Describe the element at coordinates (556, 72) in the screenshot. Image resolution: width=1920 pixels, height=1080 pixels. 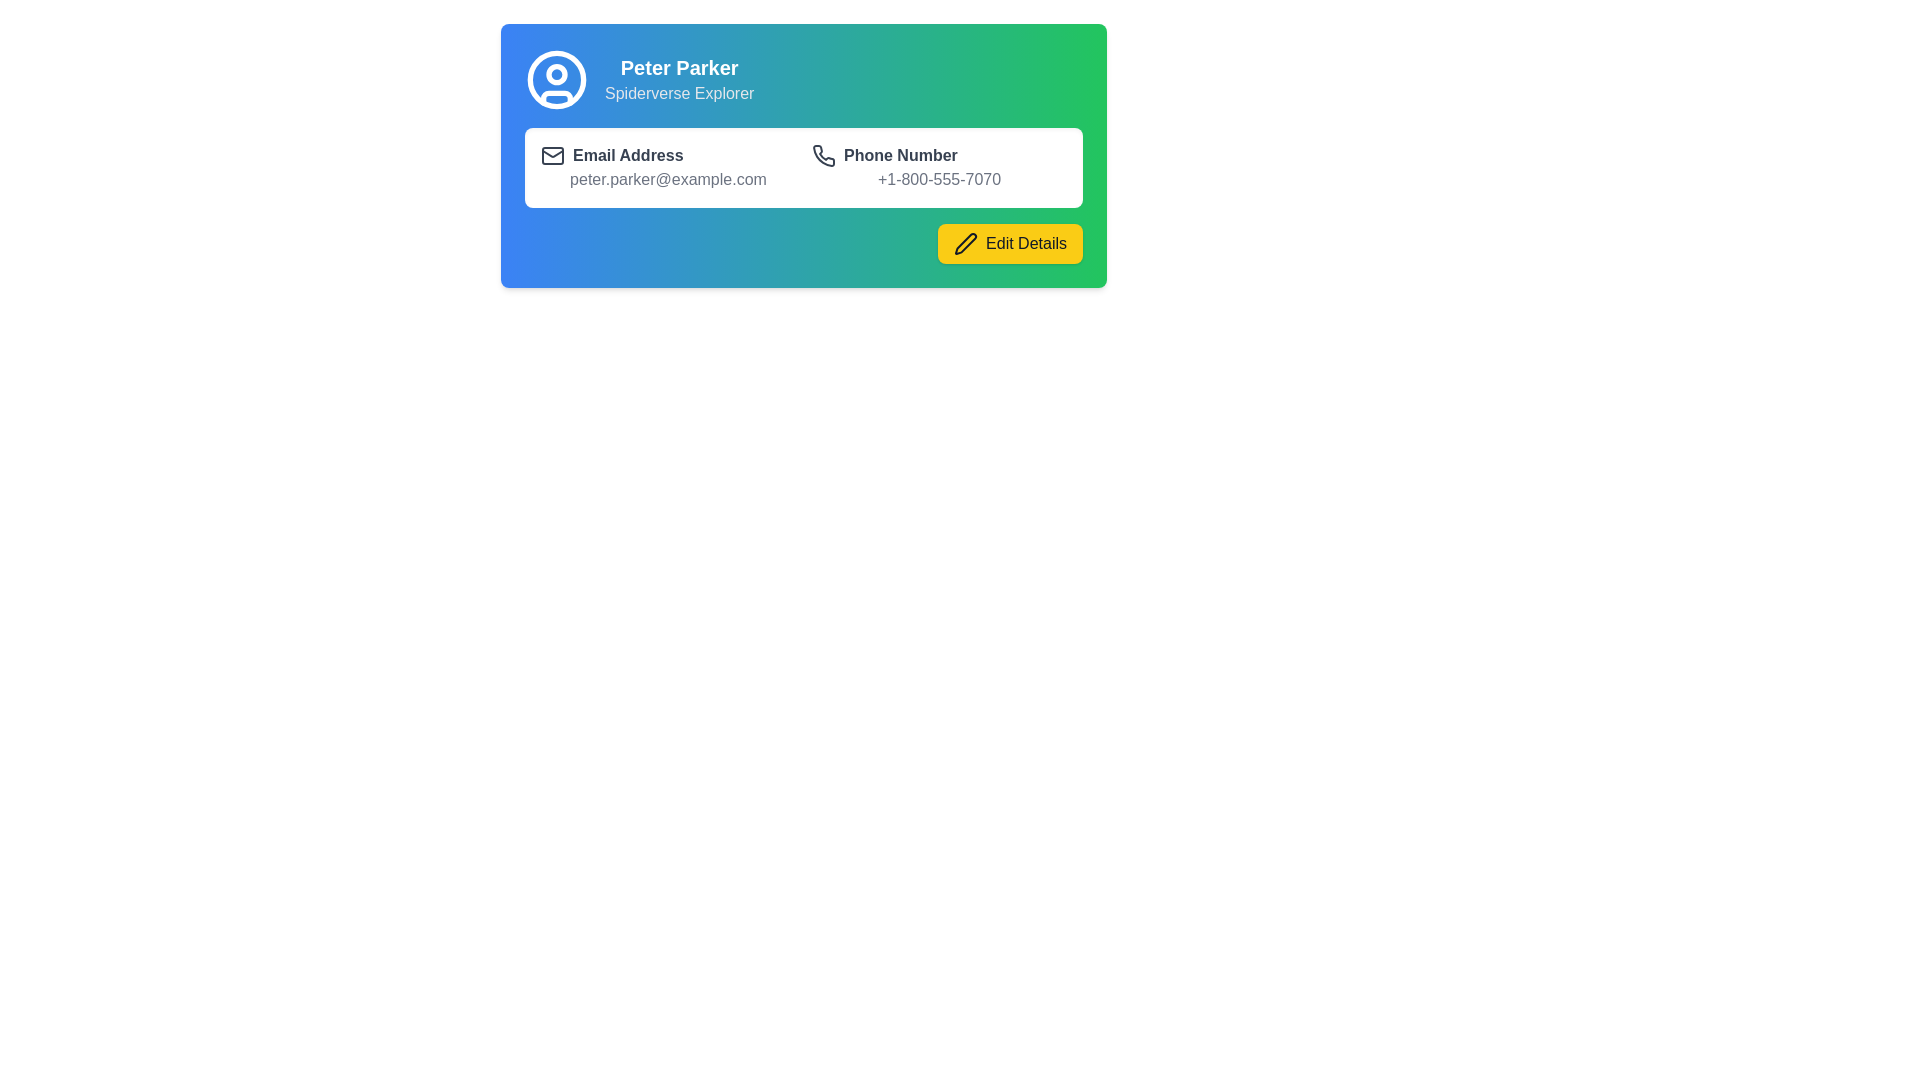
I see `the small white circular Decorative graphic located at the top section of the avatar icon, which suggests facial features` at that location.